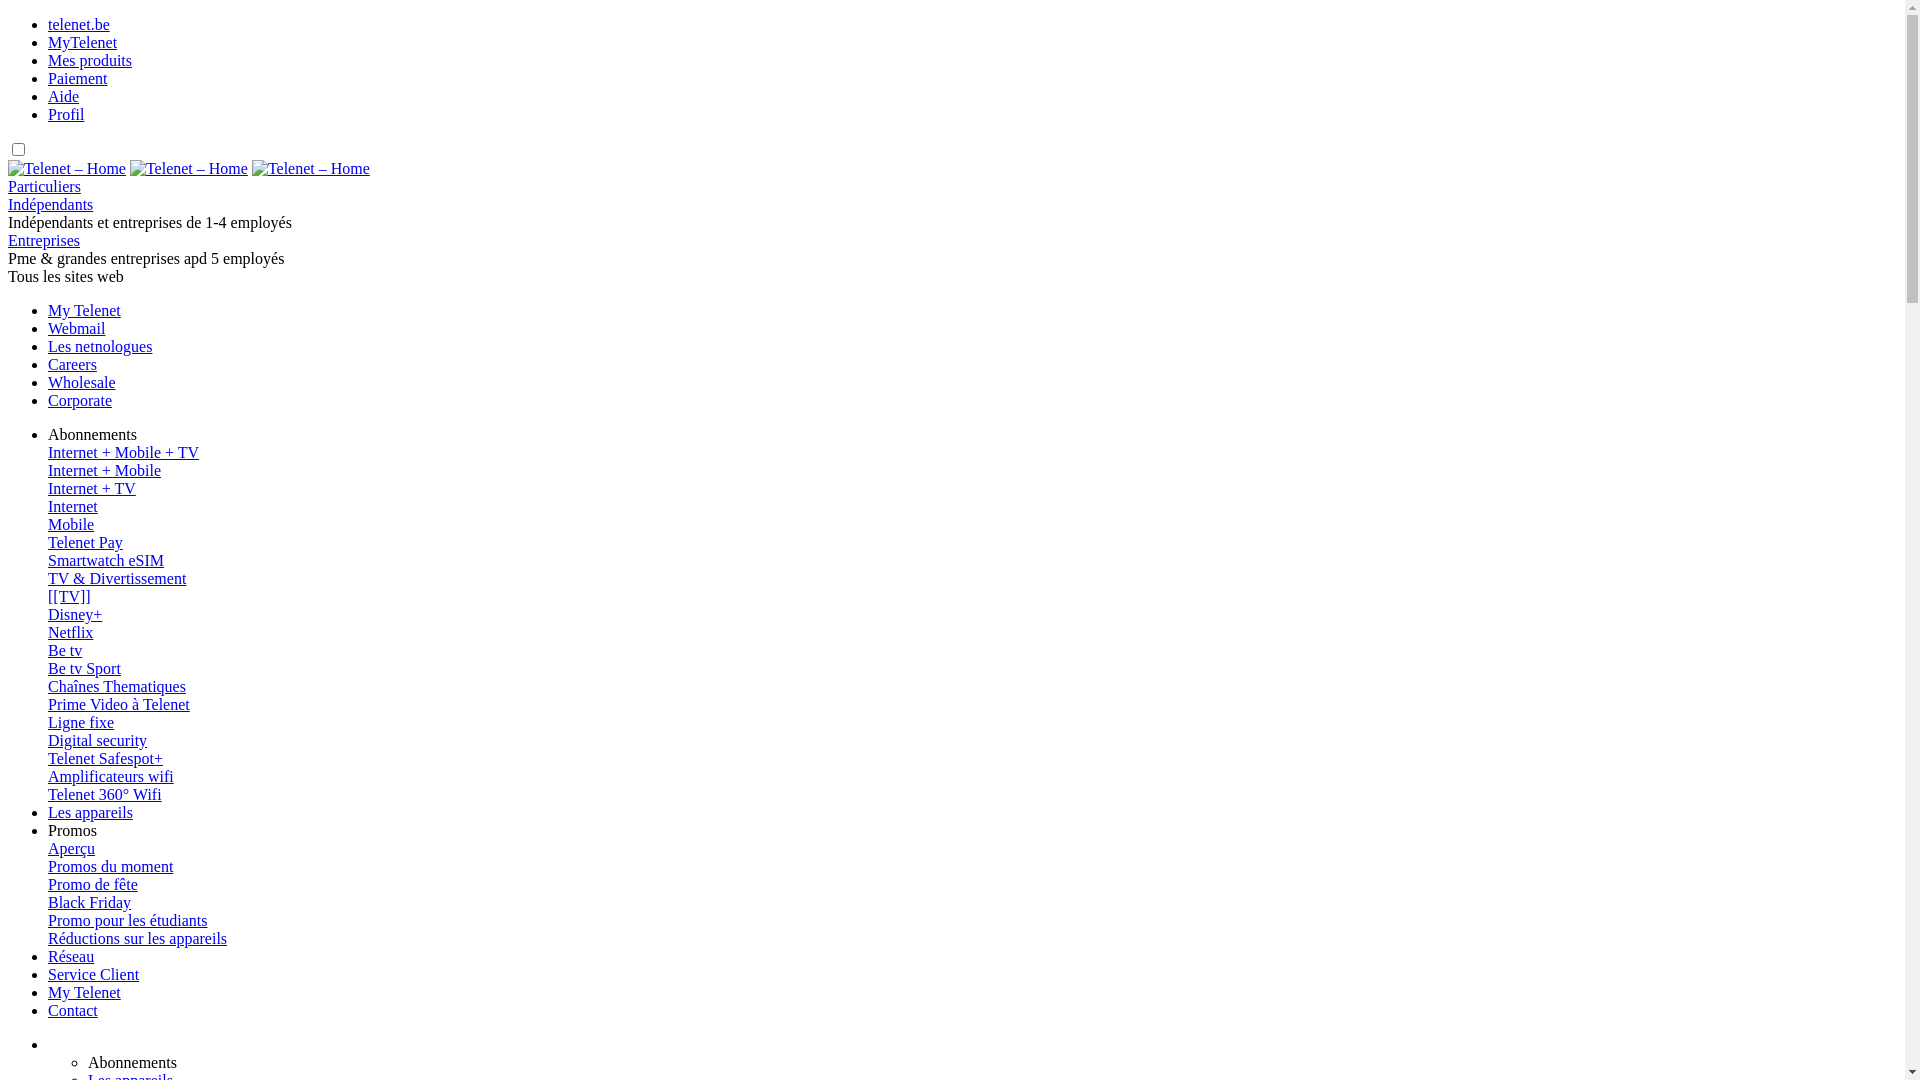  What do you see at coordinates (48, 560) in the screenshot?
I see `'Smartwatch eSIM'` at bounding box center [48, 560].